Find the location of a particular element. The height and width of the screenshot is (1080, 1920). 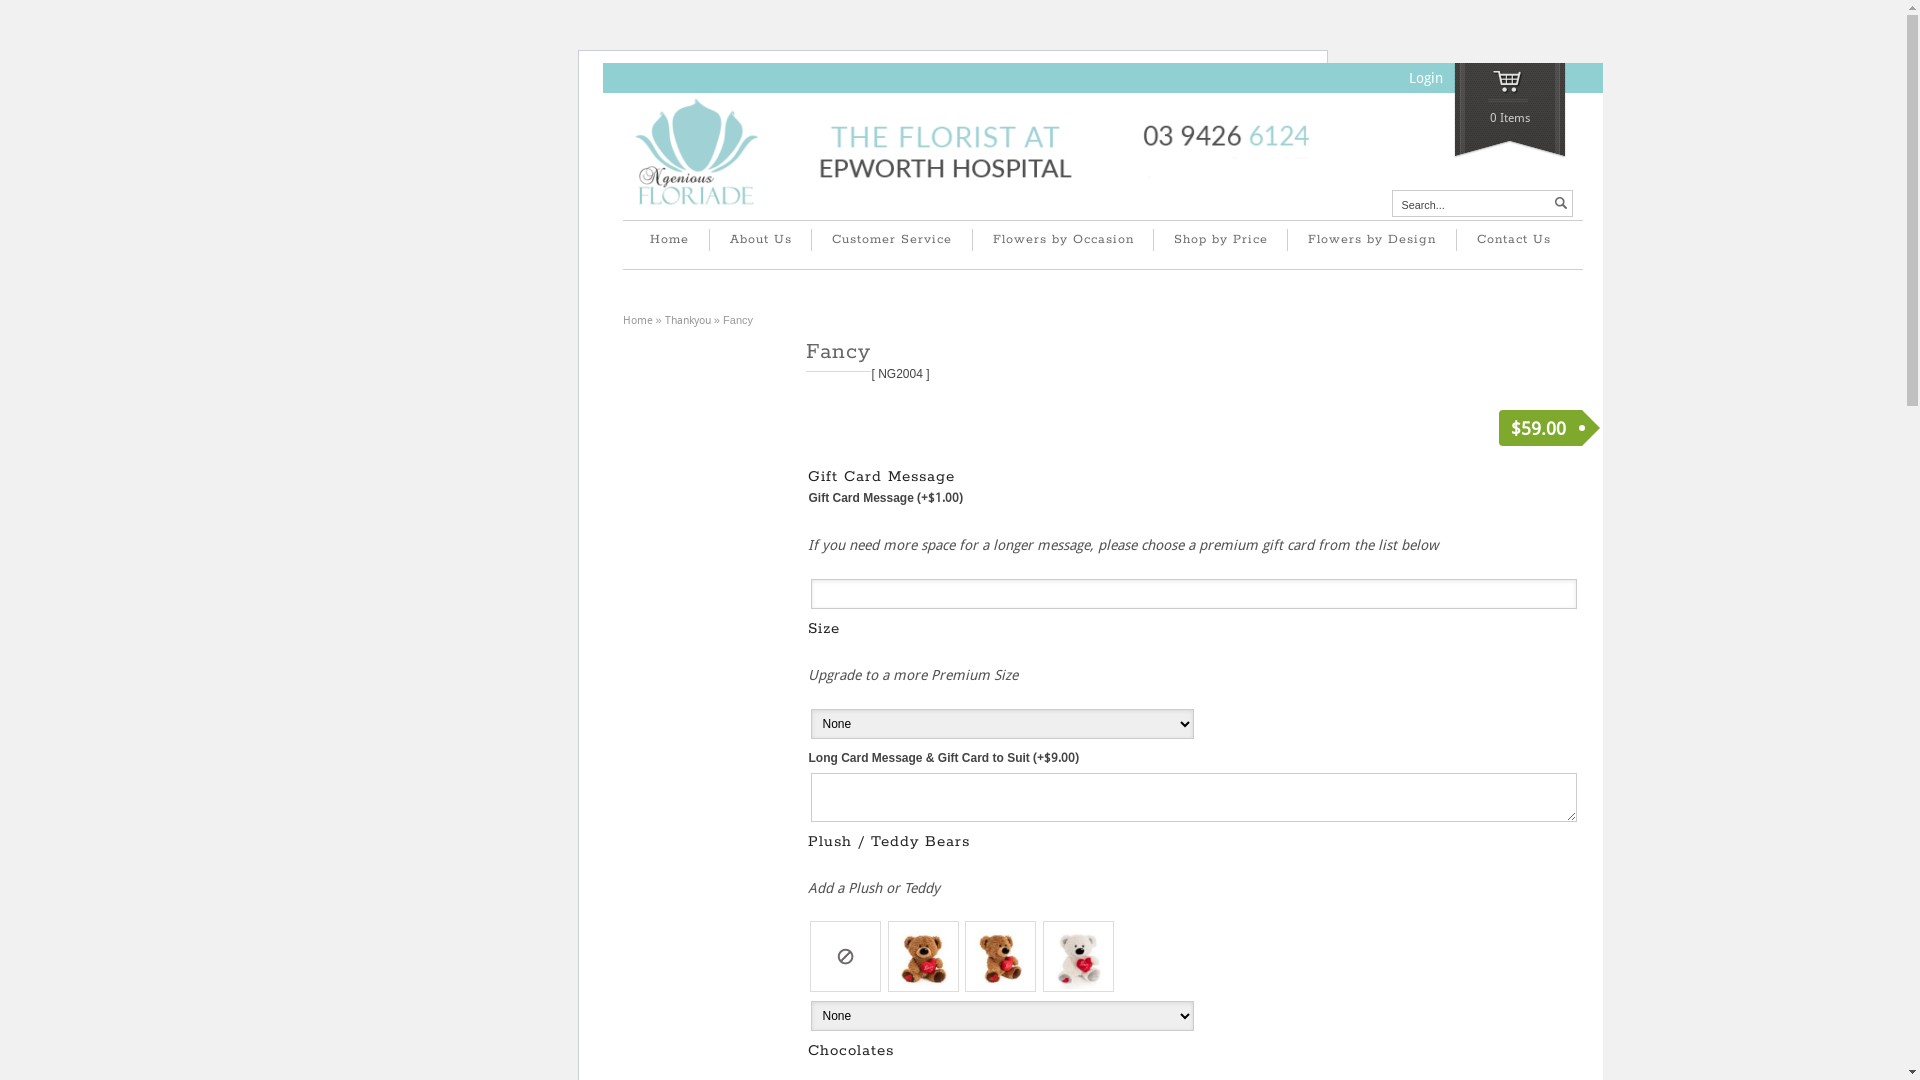

'Flowers by Design' is located at coordinates (1286, 238).